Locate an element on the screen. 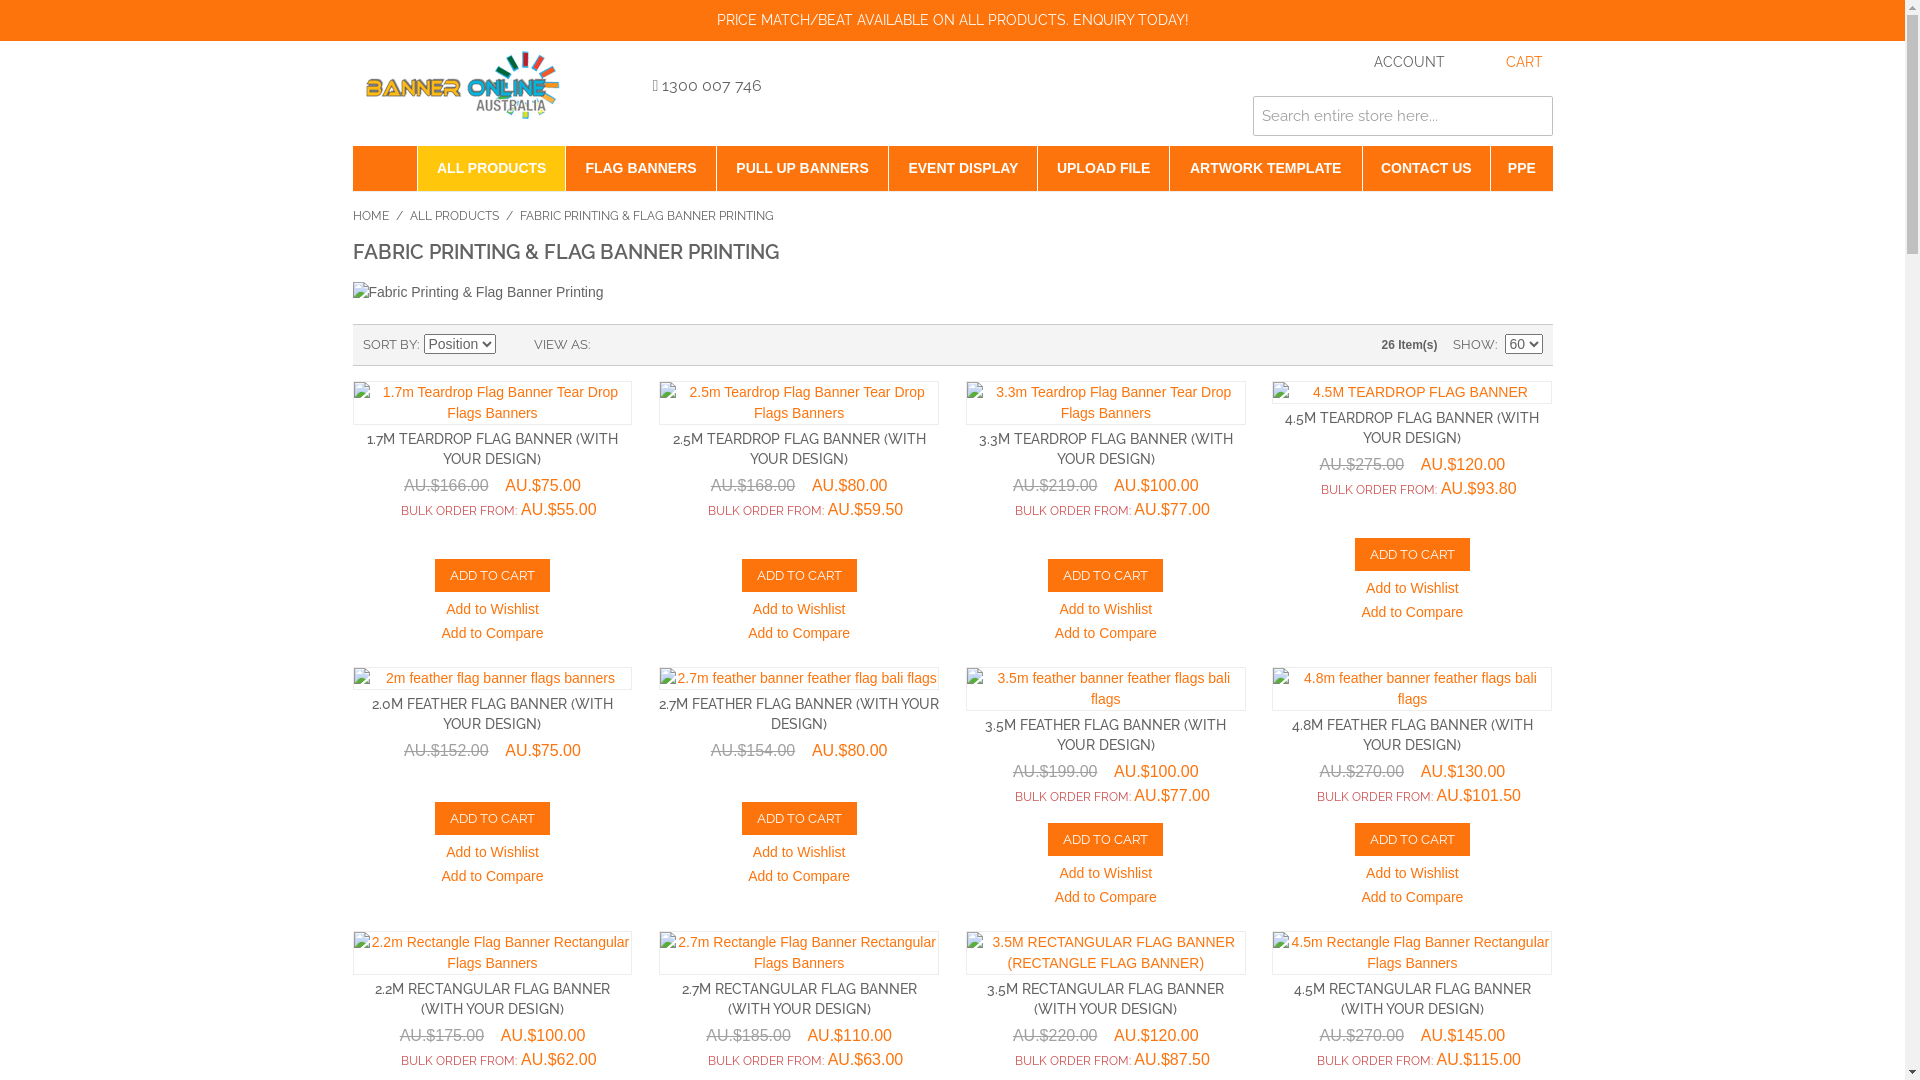 Image resolution: width=1920 pixels, height=1080 pixels. '2.5M TEARDROP FLAG BANNER (WITH YOUR DESIGN)' is located at coordinates (798, 447).